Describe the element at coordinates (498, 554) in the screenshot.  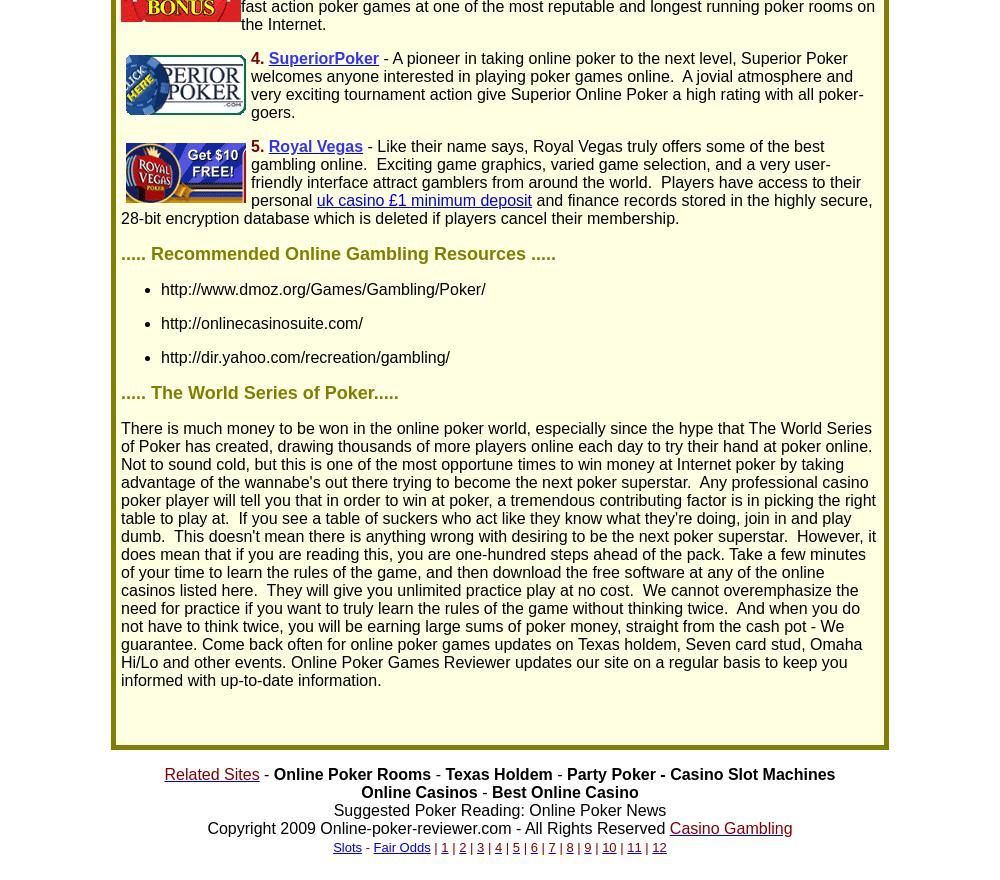
I see `'There is much money to be won in the online poker world, especially since the hype that The World Series of Poker has created, drawing thousands of more players online each day to try their hand at poker online.  Not to sound cold, but this is one of the most opportune times to win money at Internet poker by taking advantage of the wannabe's out there trying to become the next poker superstar.  Any professional casino poker player will tell you that in order to win at poker, a tremendous contributing factor is in picking the right table to play at.  If you see a table of suckers who act like they know what they're doing, join in and play dumb.  This doesn't mean there is anything wrong with desiring to be the next poker superstar.  However, it does mean that if you are reading this, you are one-hundred steps ahead of the pack. Take a few minutes of your time to learn the rules of the game, and then download the free software at any of the online casinos listed here.  They will give you unlimited practice play at no cost.  We cannot overemphasize the need for practice if you want to truly learn the rules of the game without thinking twice.  And when you do not have to think twice, you will be earning large sums of poker money, straight from the cash pot - We guarantee. Come back often for online poker games updates on Texas holdem, Seven card stud, Omaha Hi/Lo and other events. Online Poker Games Reviewer updates our site on a regular basis to keep you informed with up-to-date information.'` at that location.